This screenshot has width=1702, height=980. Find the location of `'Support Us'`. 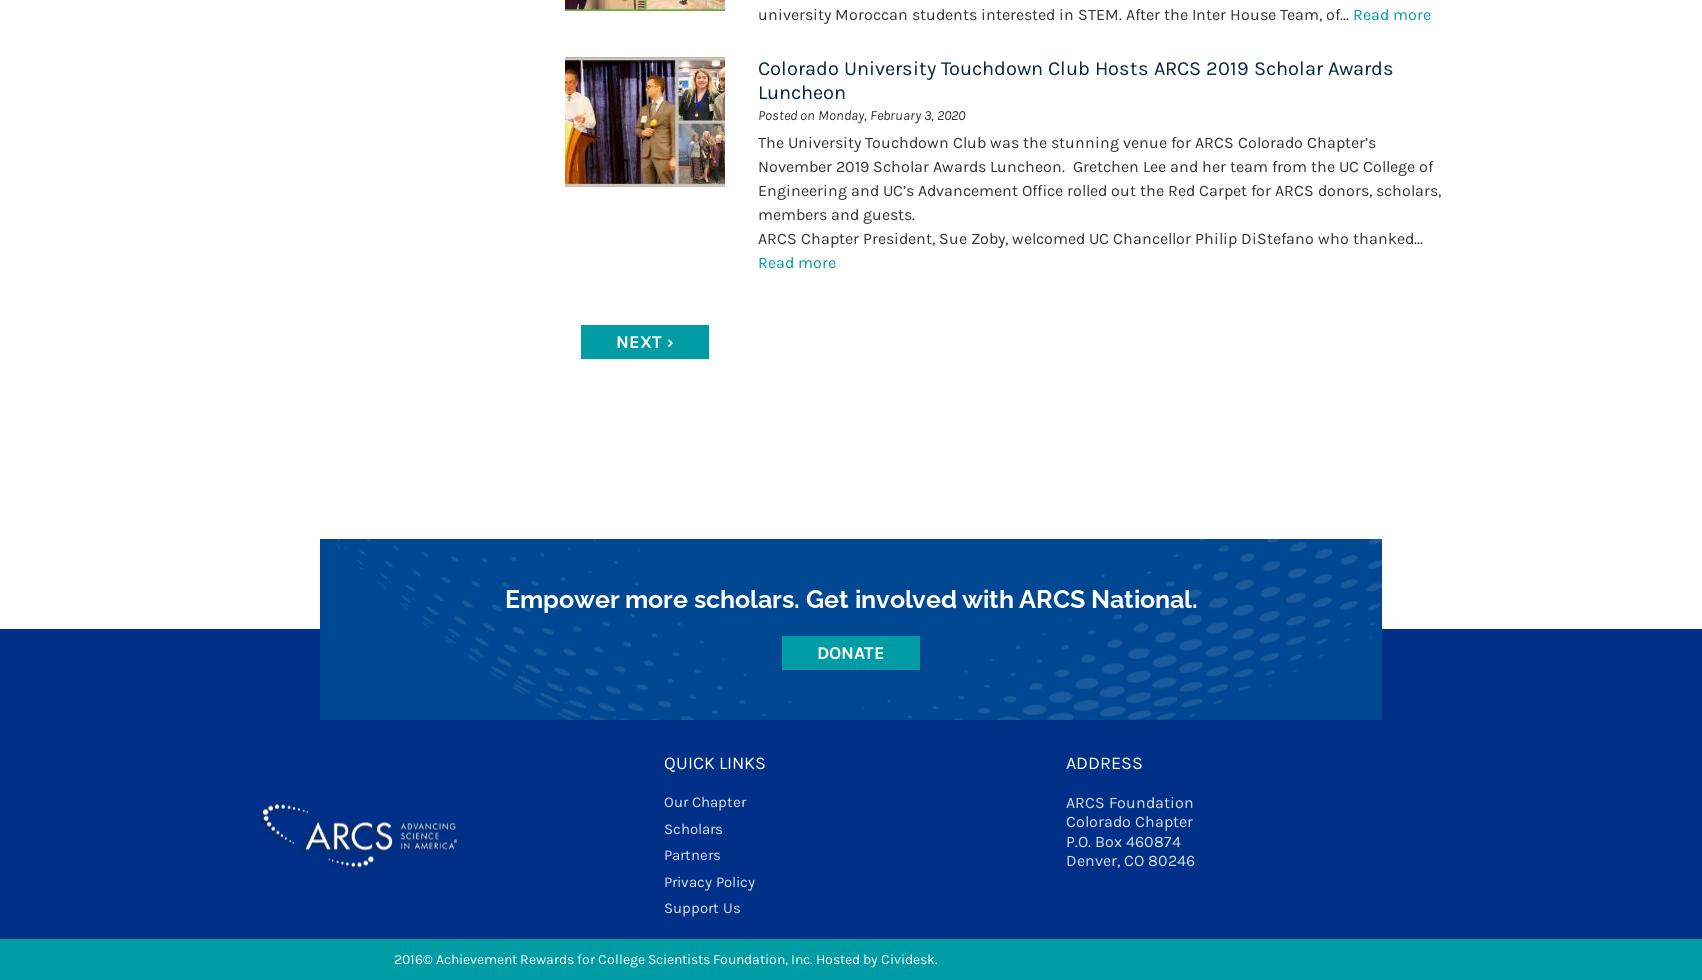

'Support Us' is located at coordinates (701, 907).